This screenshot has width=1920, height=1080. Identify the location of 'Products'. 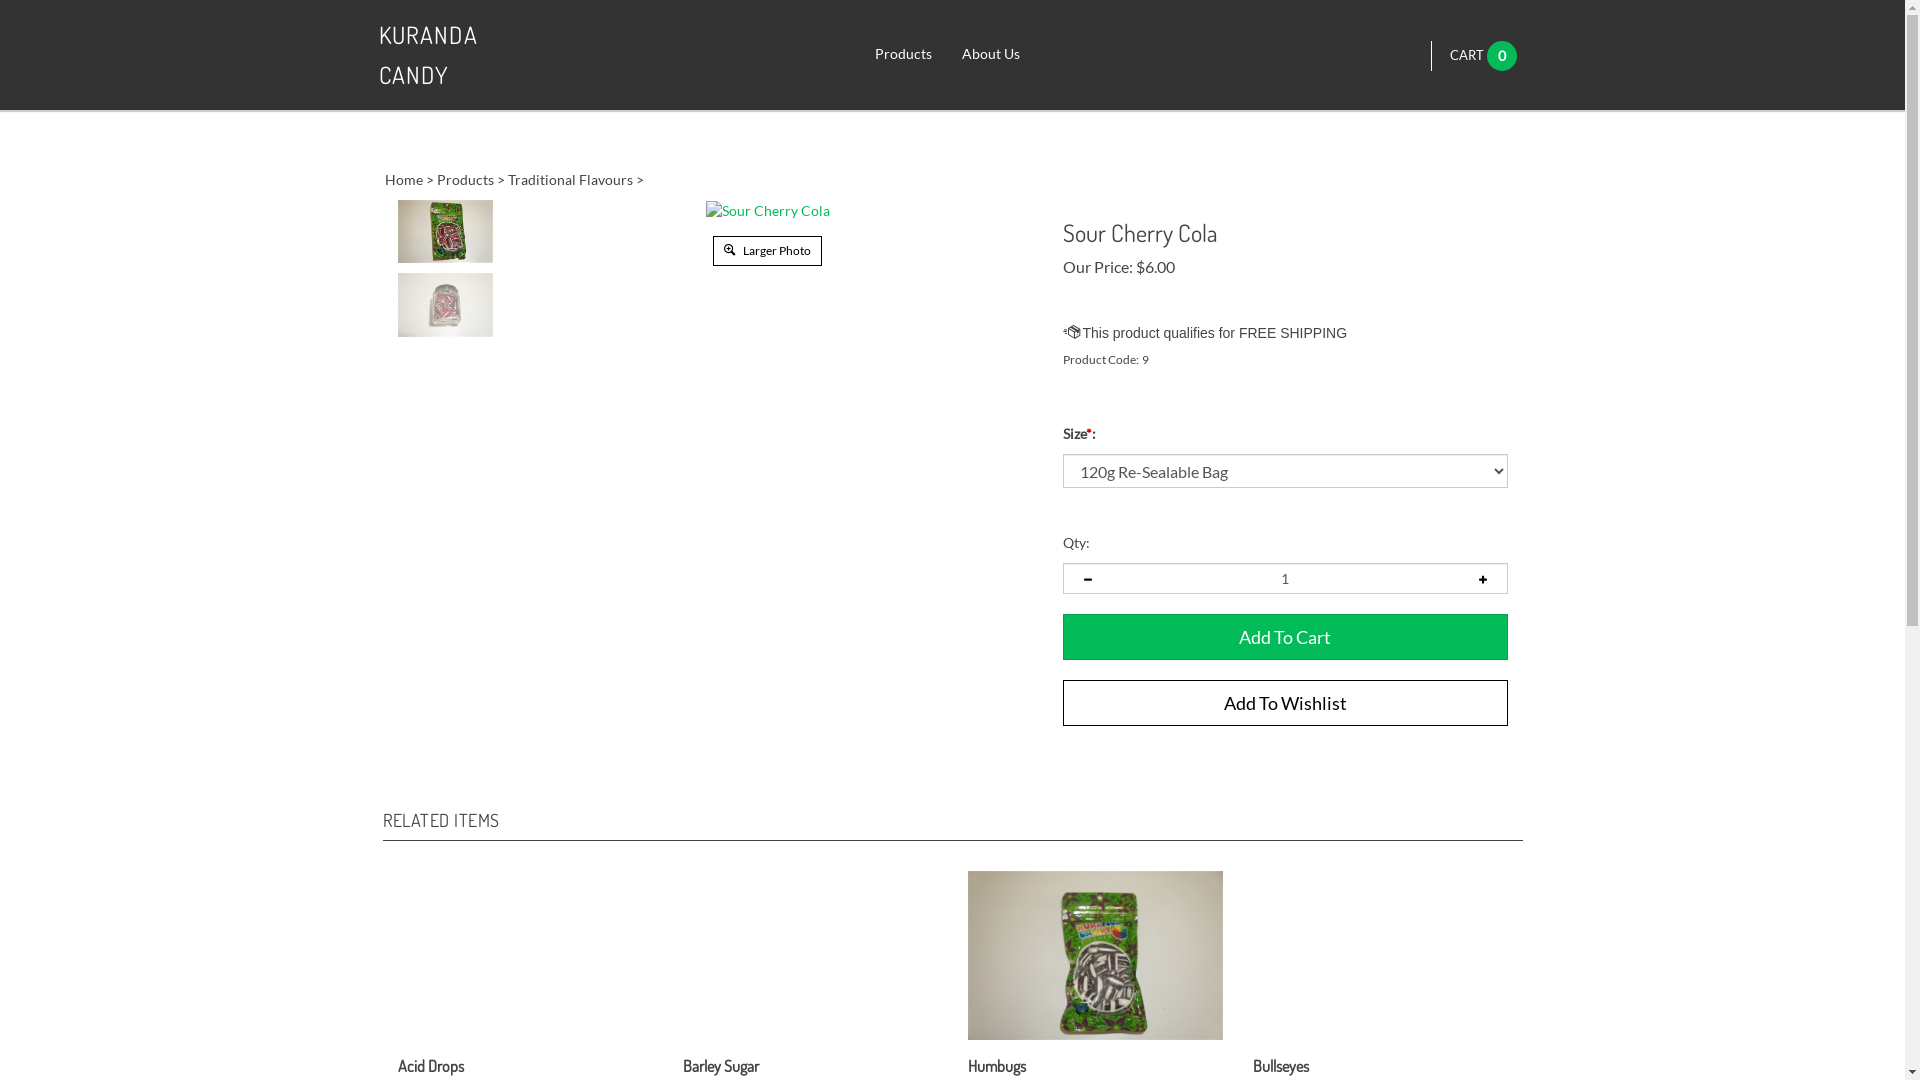
(902, 54).